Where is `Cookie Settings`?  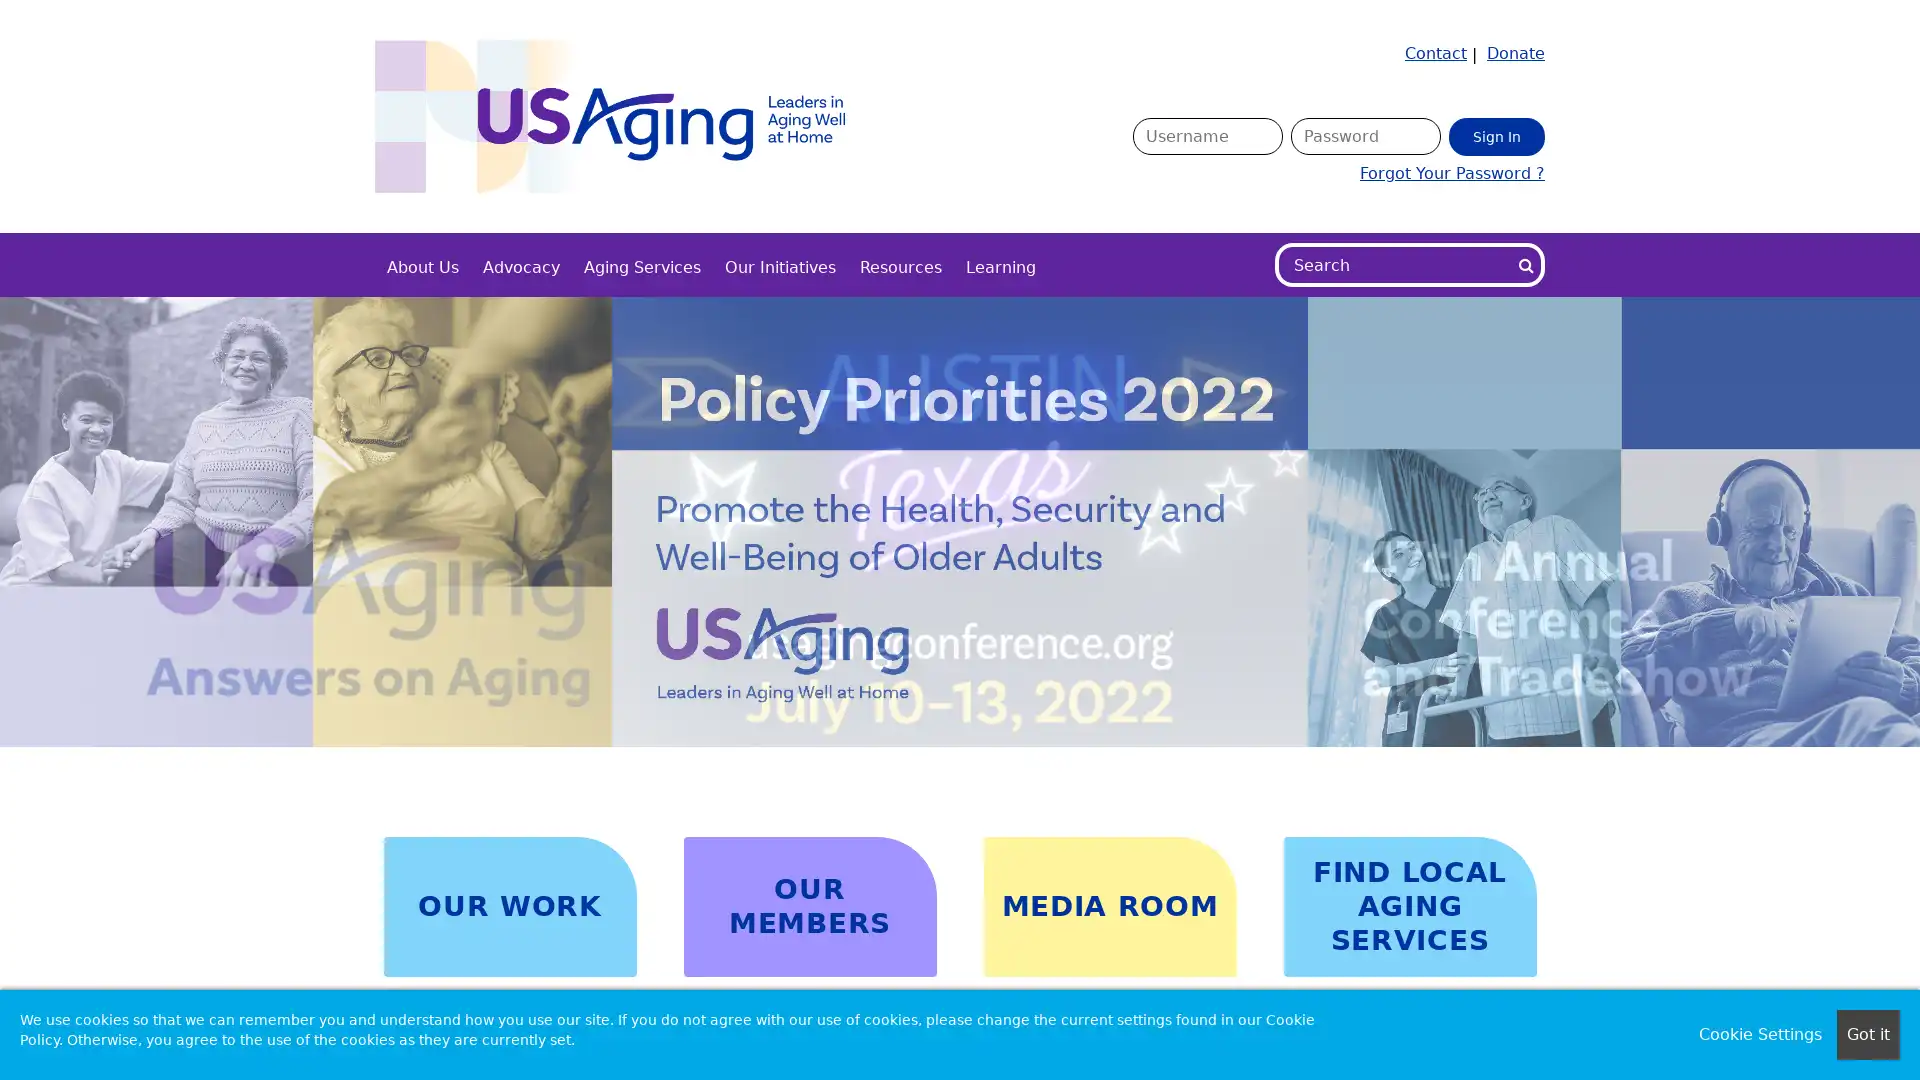
Cookie Settings is located at coordinates (1760, 1034).